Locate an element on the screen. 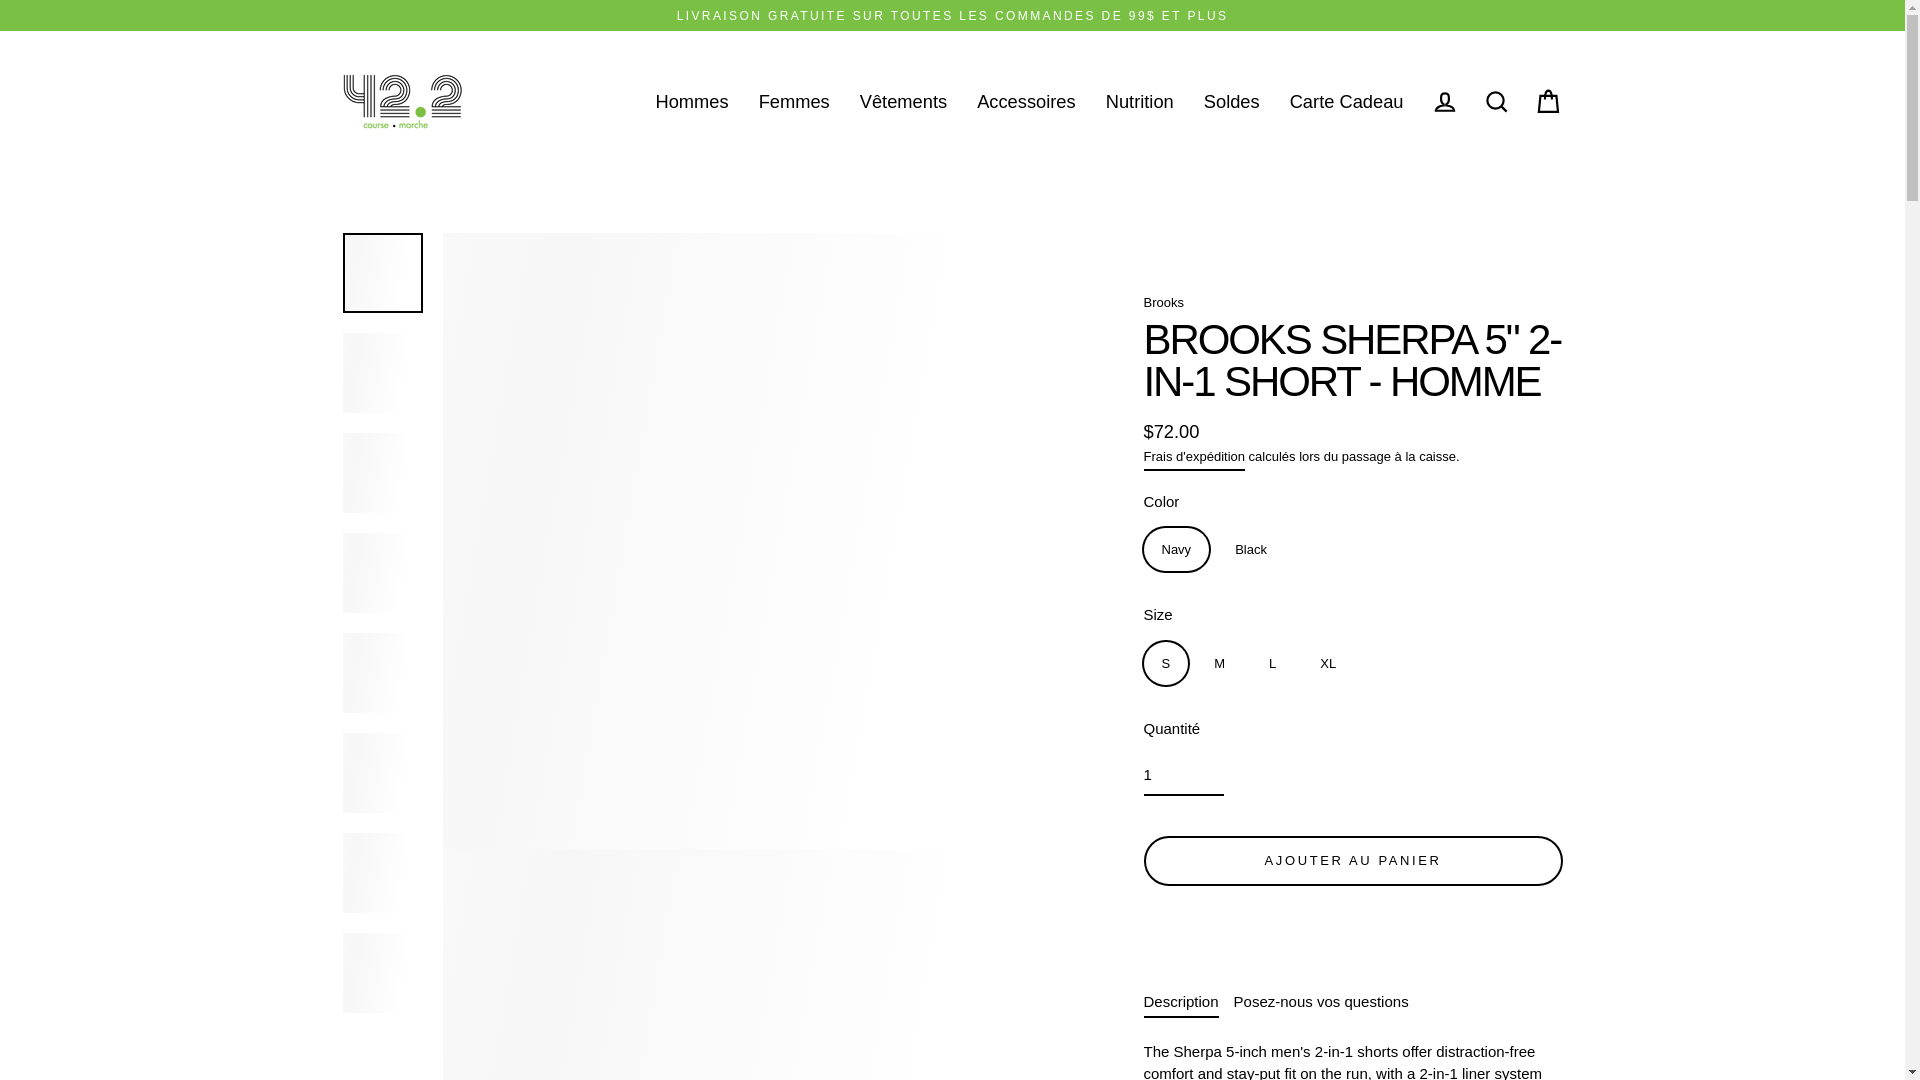 The height and width of the screenshot is (1080, 1920). 'Panier' is located at coordinates (1547, 101).